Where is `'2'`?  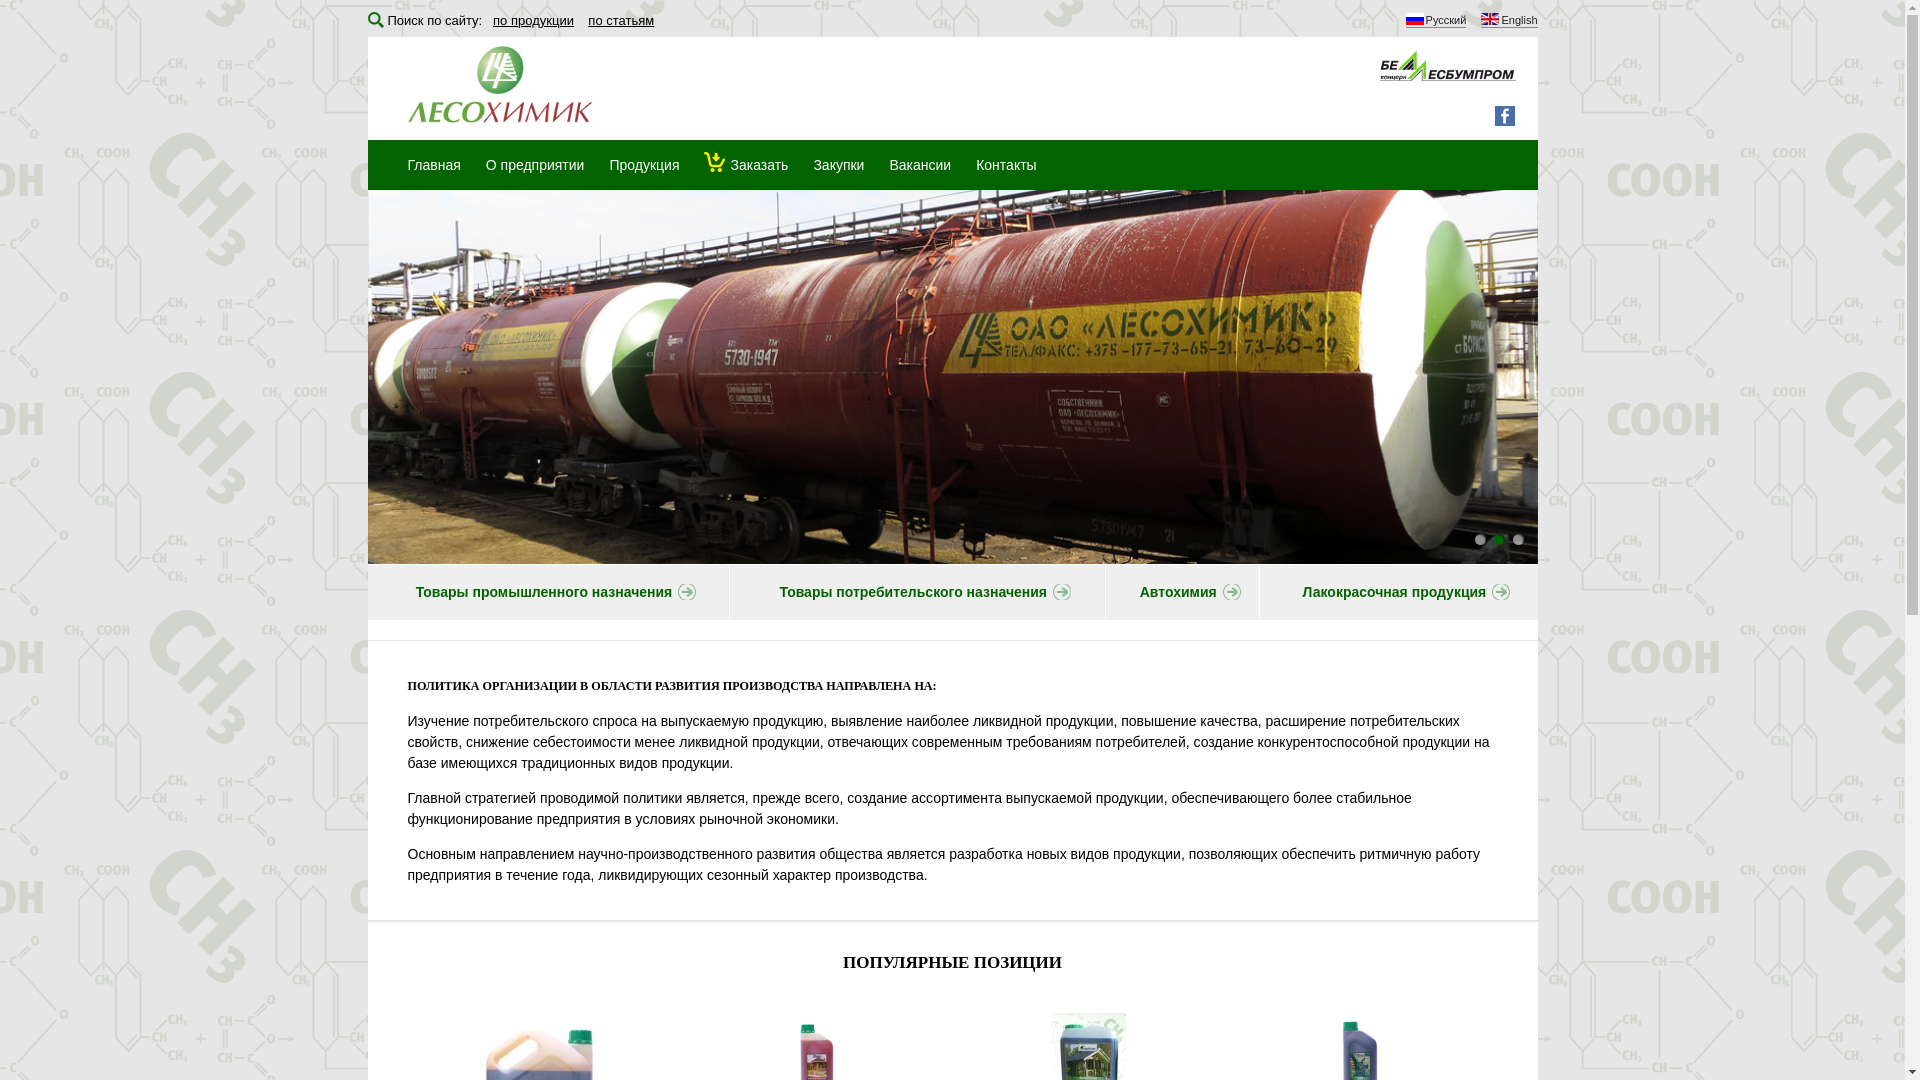
'2' is located at coordinates (1499, 538).